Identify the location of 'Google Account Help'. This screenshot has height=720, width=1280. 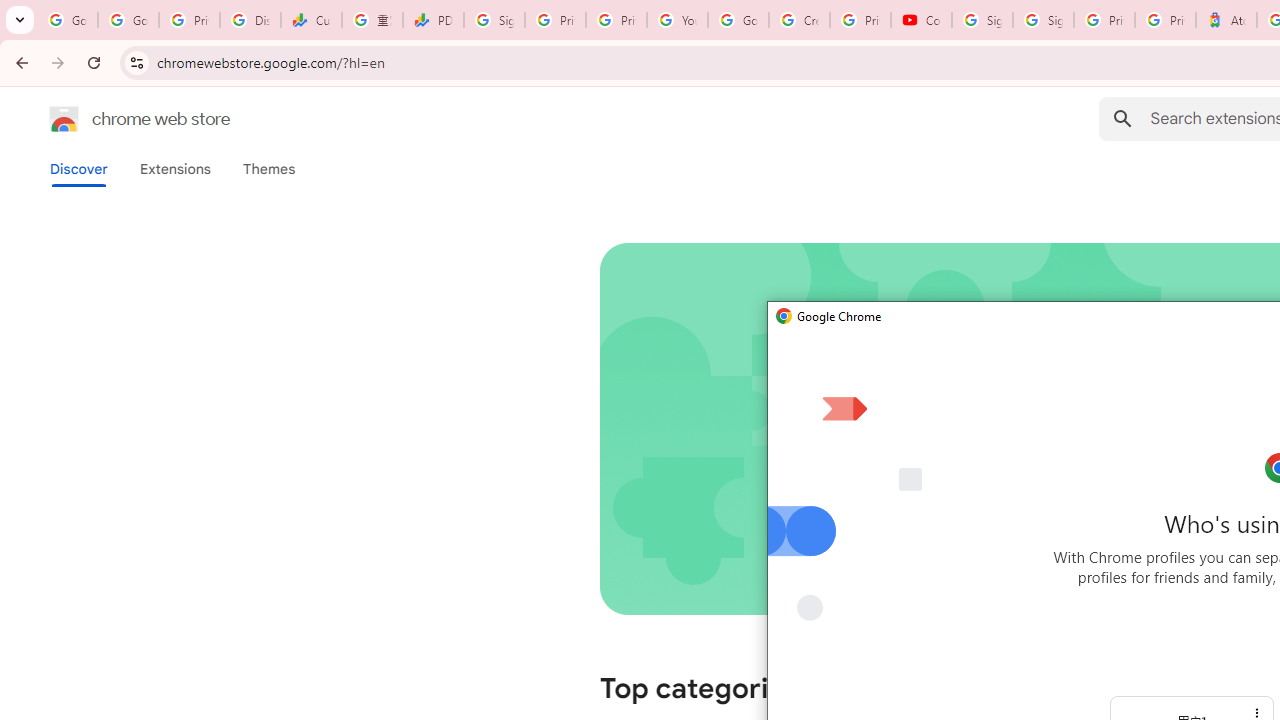
(737, 20).